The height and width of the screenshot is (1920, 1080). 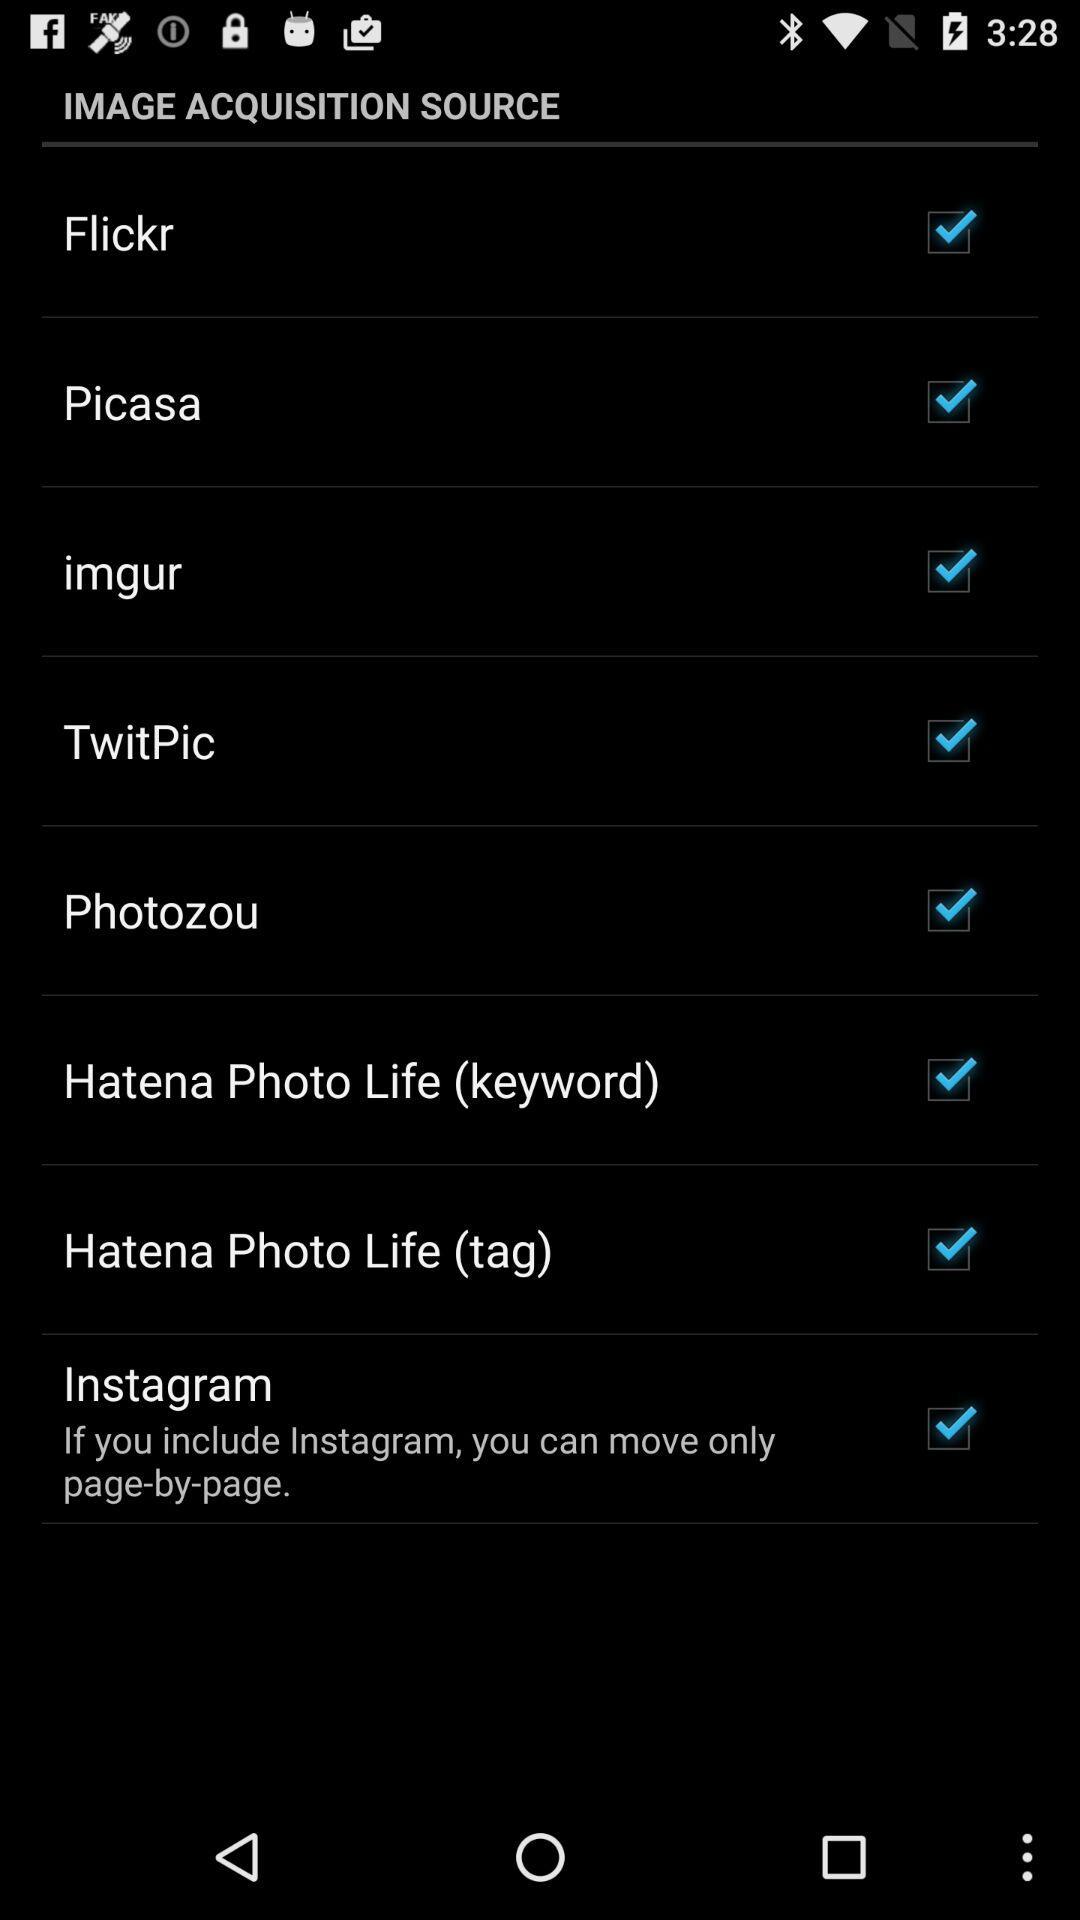 What do you see at coordinates (463, 1460) in the screenshot?
I see `the icon at the bottom` at bounding box center [463, 1460].